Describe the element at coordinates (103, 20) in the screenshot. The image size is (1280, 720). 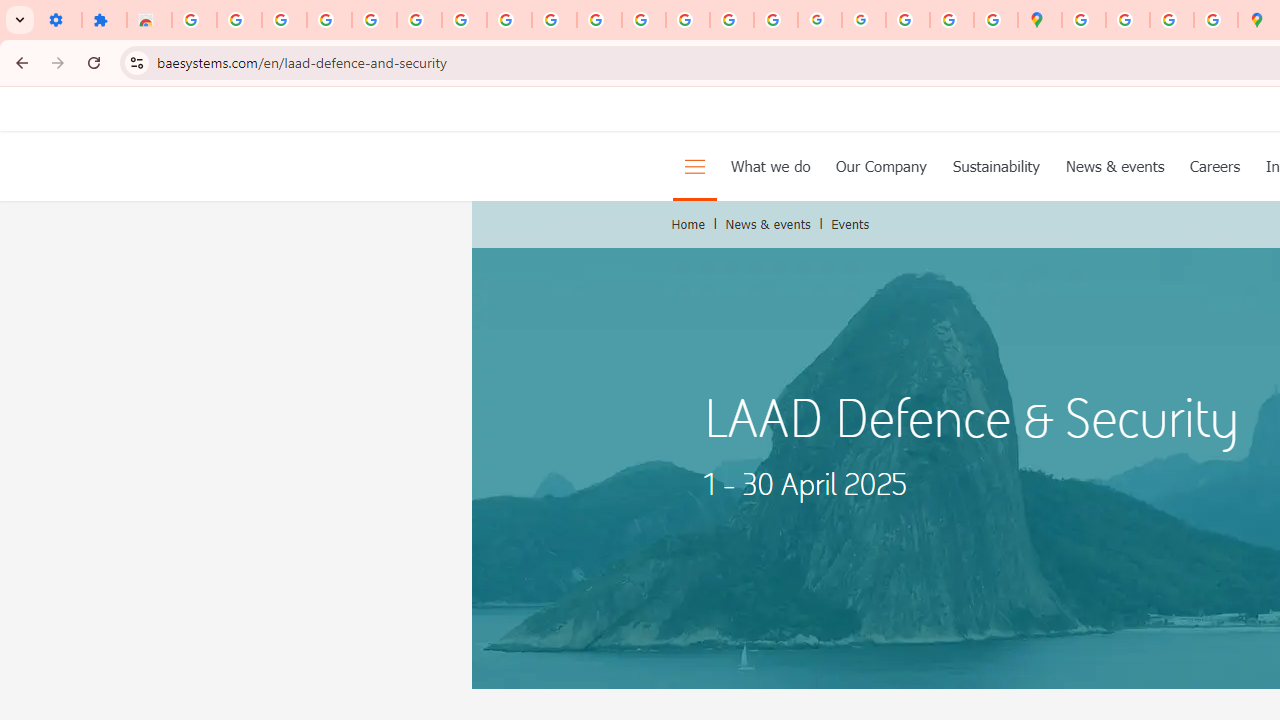
I see `'Extensions'` at that location.